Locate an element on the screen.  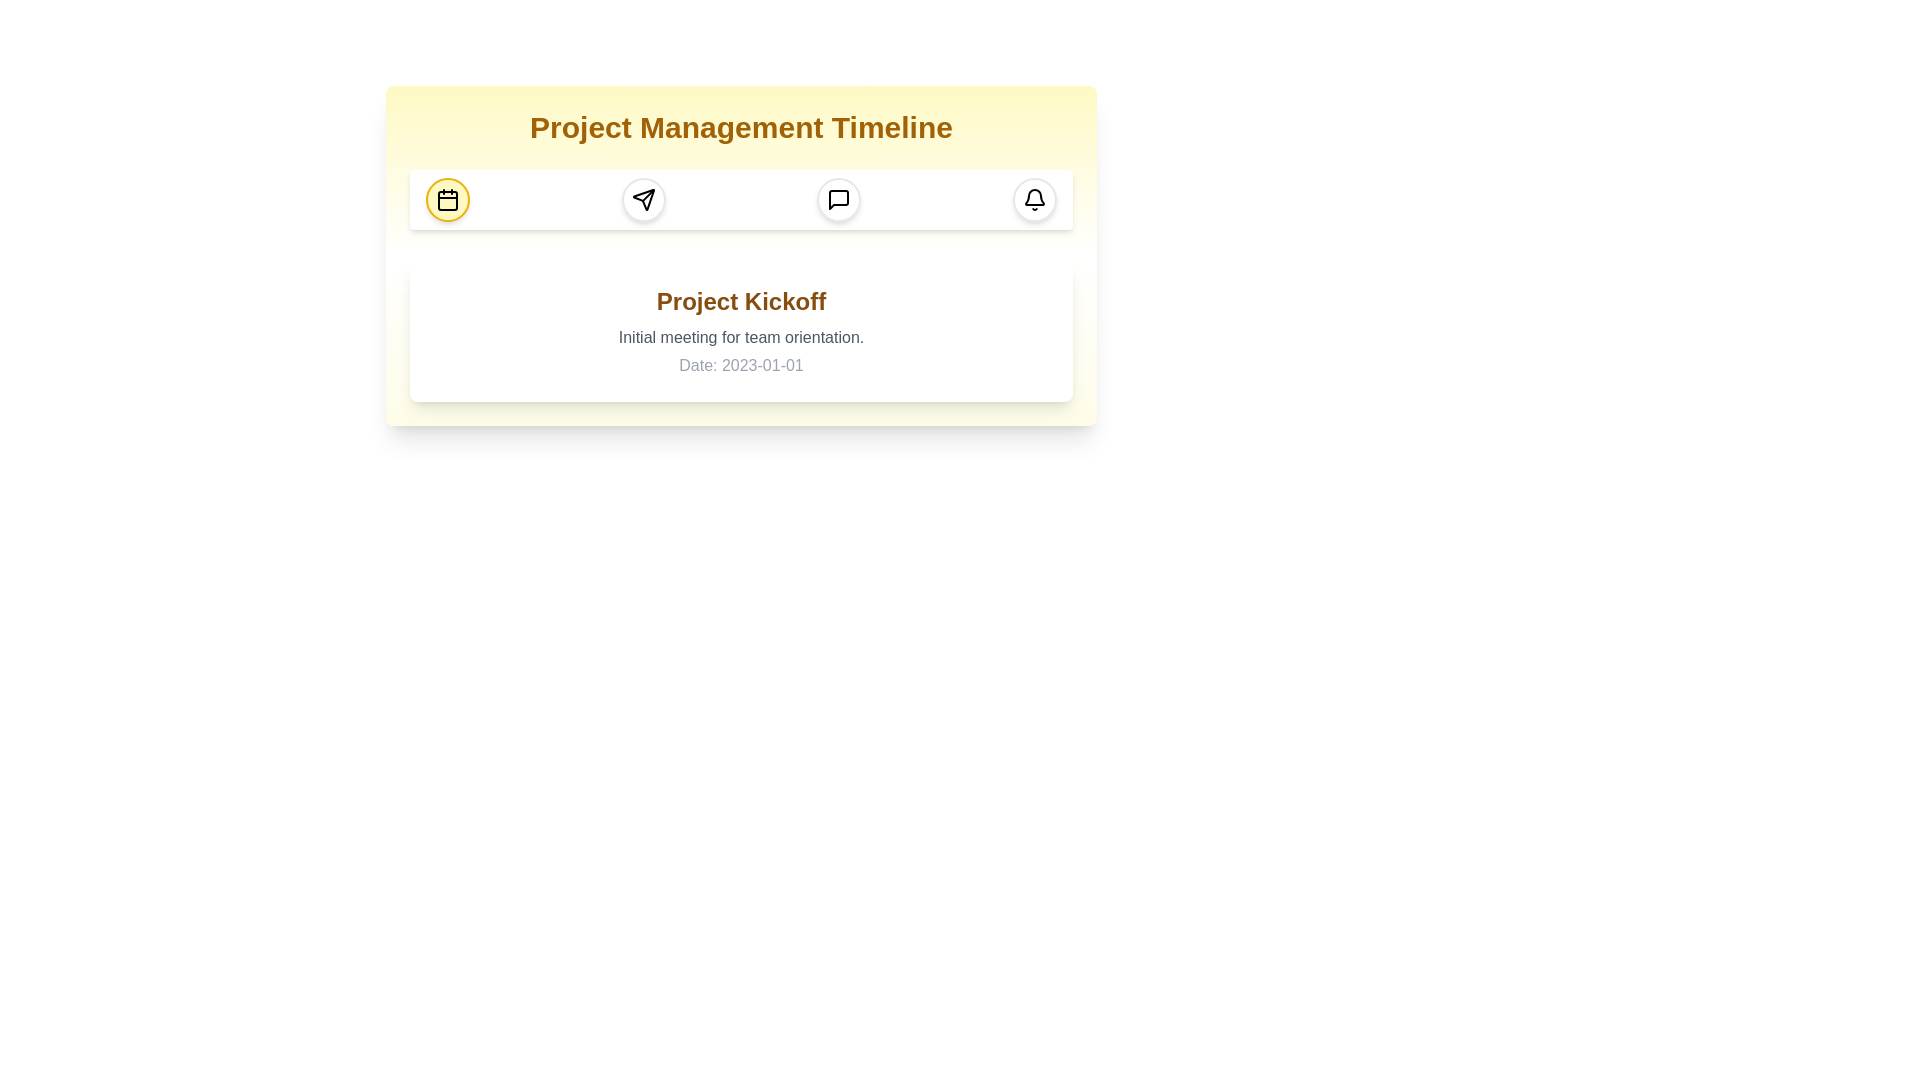
the bell icon located at the rightmost end of the row of circular buttons is located at coordinates (1033, 200).